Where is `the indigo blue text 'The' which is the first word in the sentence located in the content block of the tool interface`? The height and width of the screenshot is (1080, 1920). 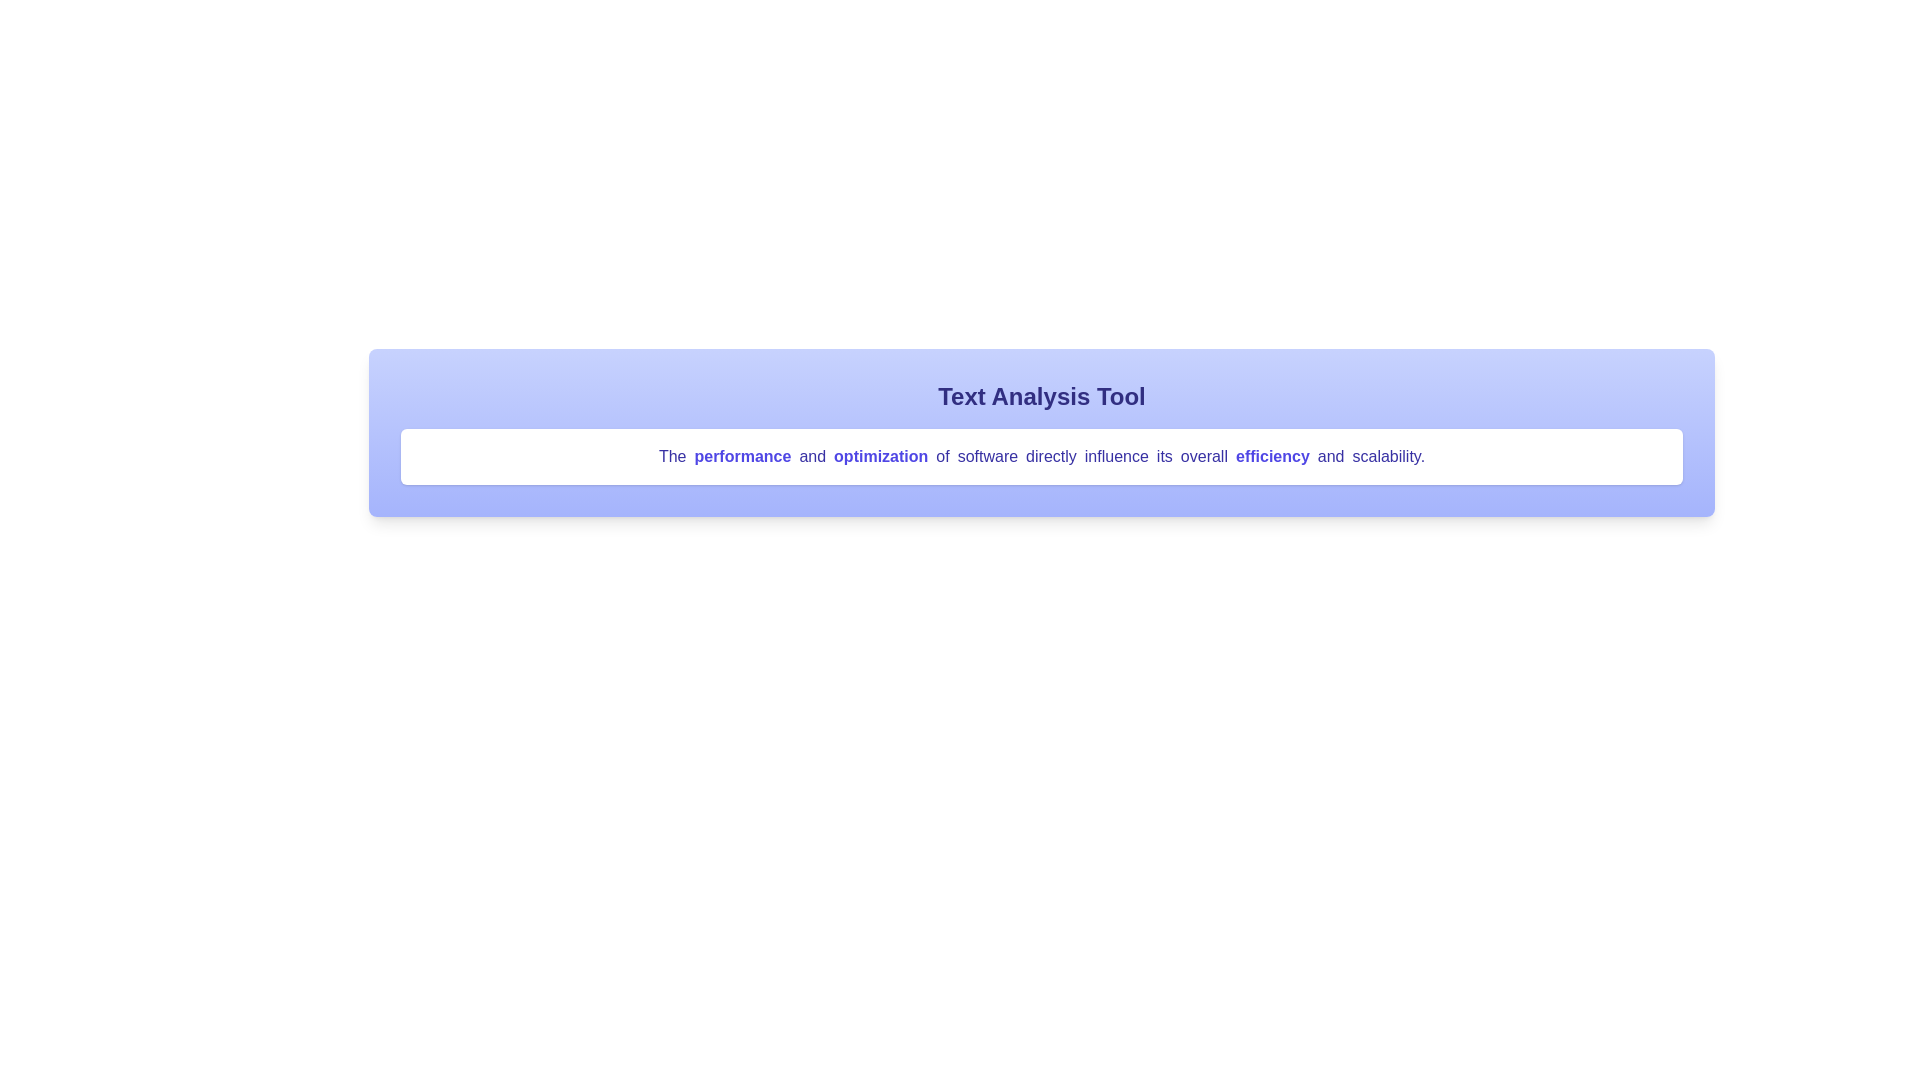
the indigo blue text 'The' which is the first word in the sentence located in the content block of the tool interface is located at coordinates (672, 456).